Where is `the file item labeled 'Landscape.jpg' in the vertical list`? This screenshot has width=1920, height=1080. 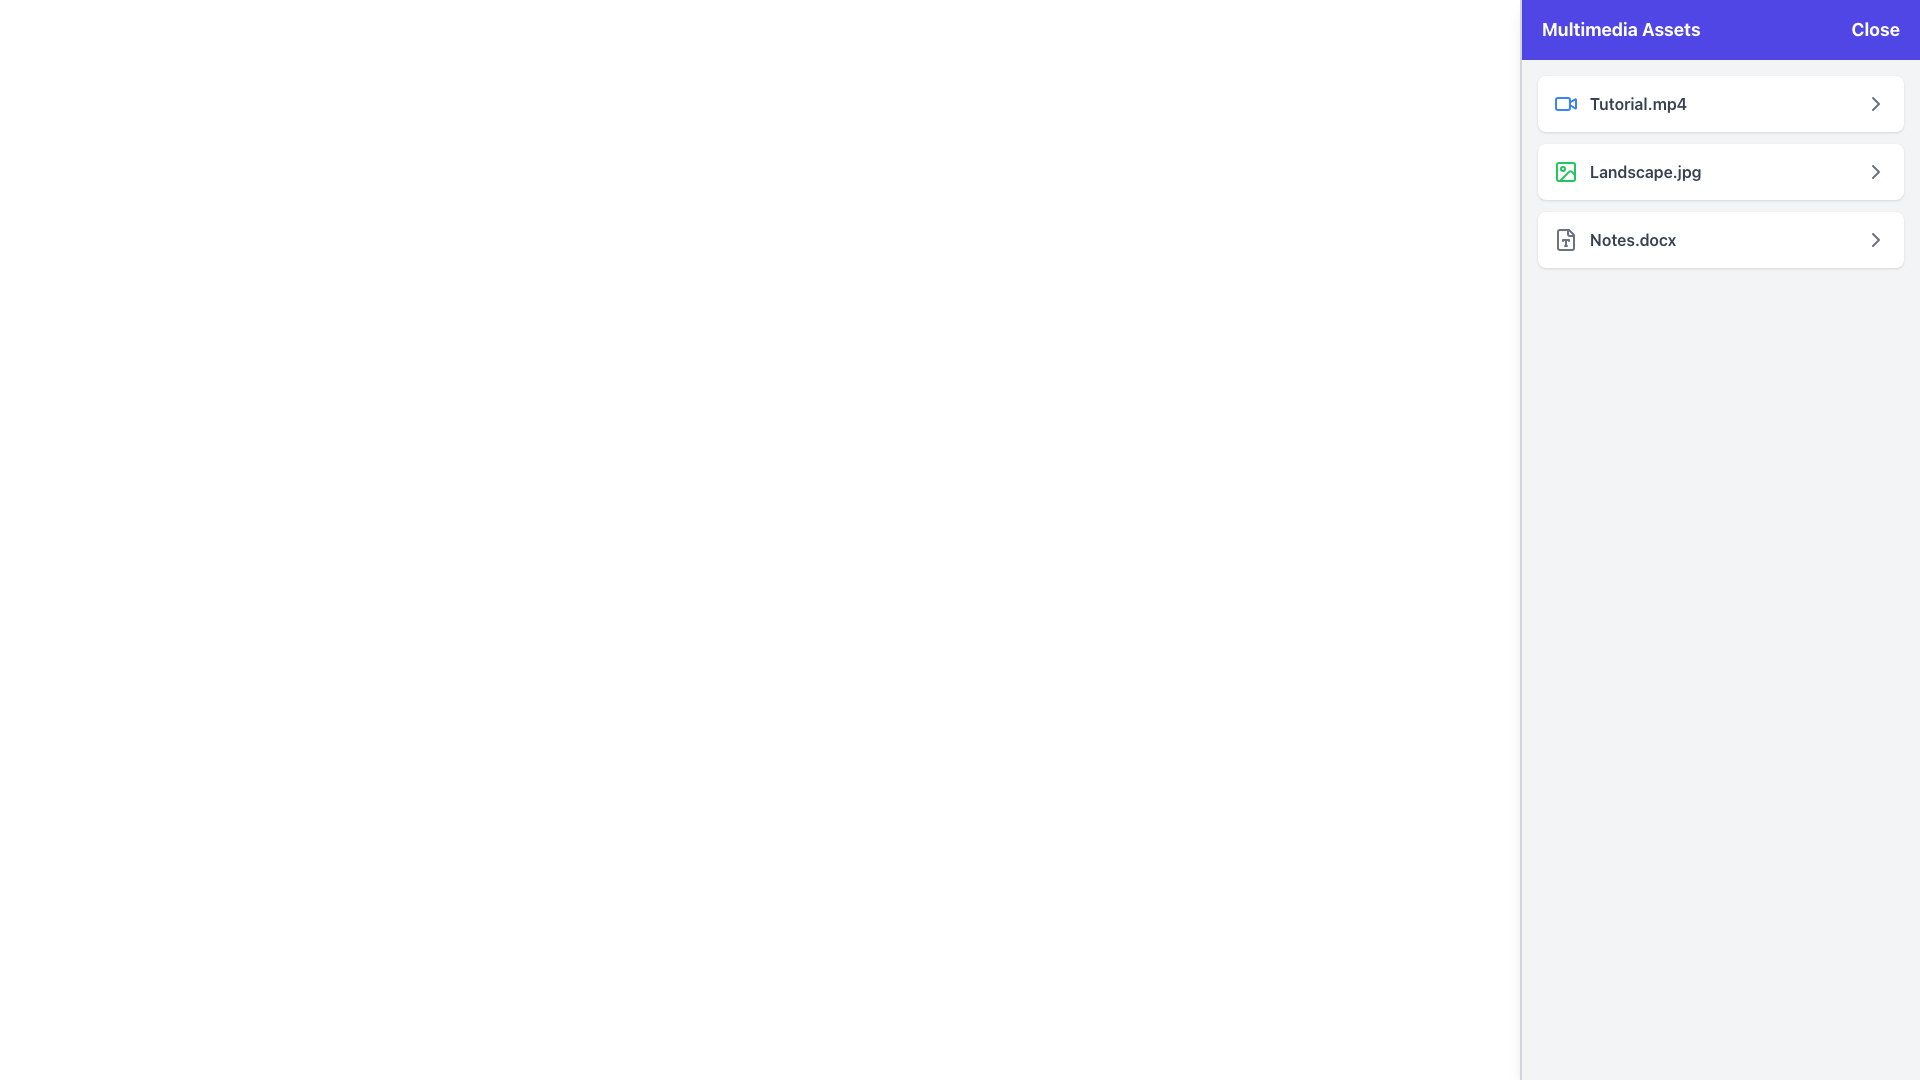
the file item labeled 'Landscape.jpg' in the vertical list is located at coordinates (1720, 171).